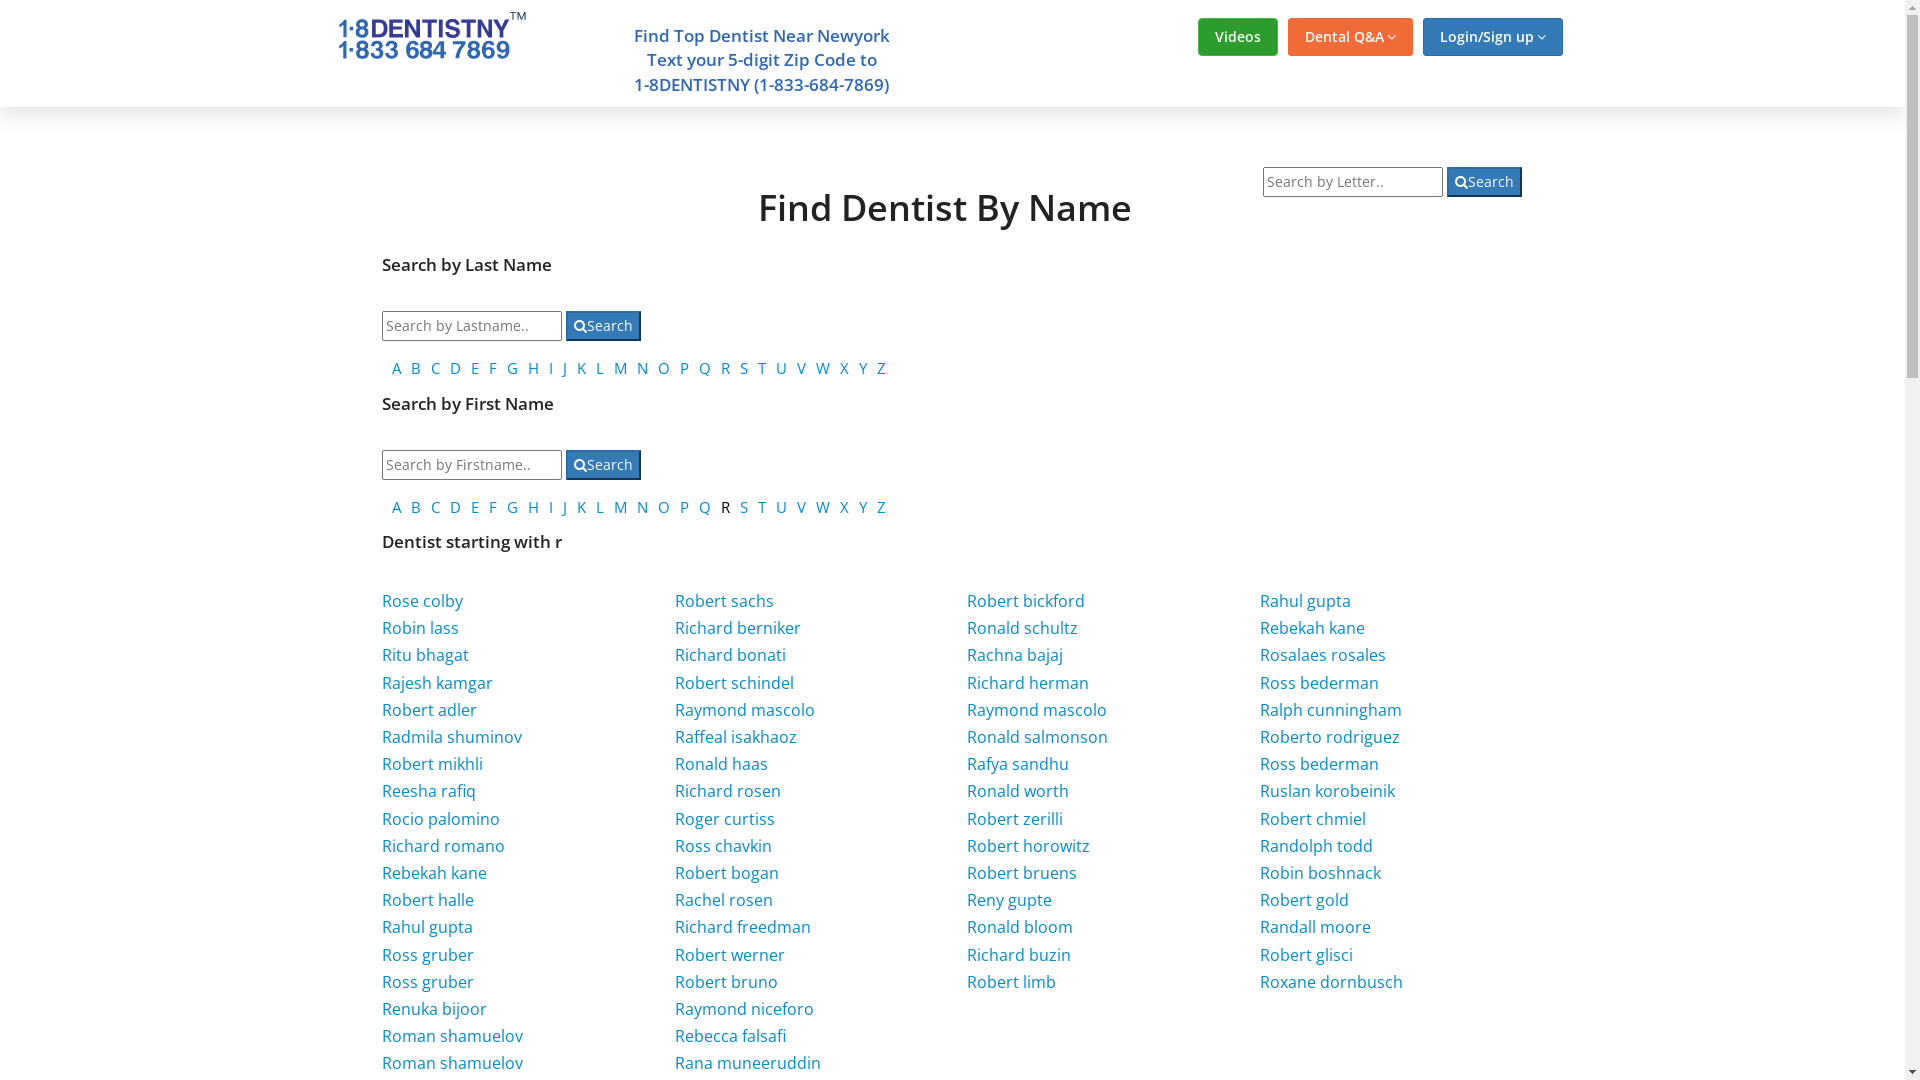 Image resolution: width=1920 pixels, height=1080 pixels. What do you see at coordinates (844, 505) in the screenshot?
I see `'X'` at bounding box center [844, 505].